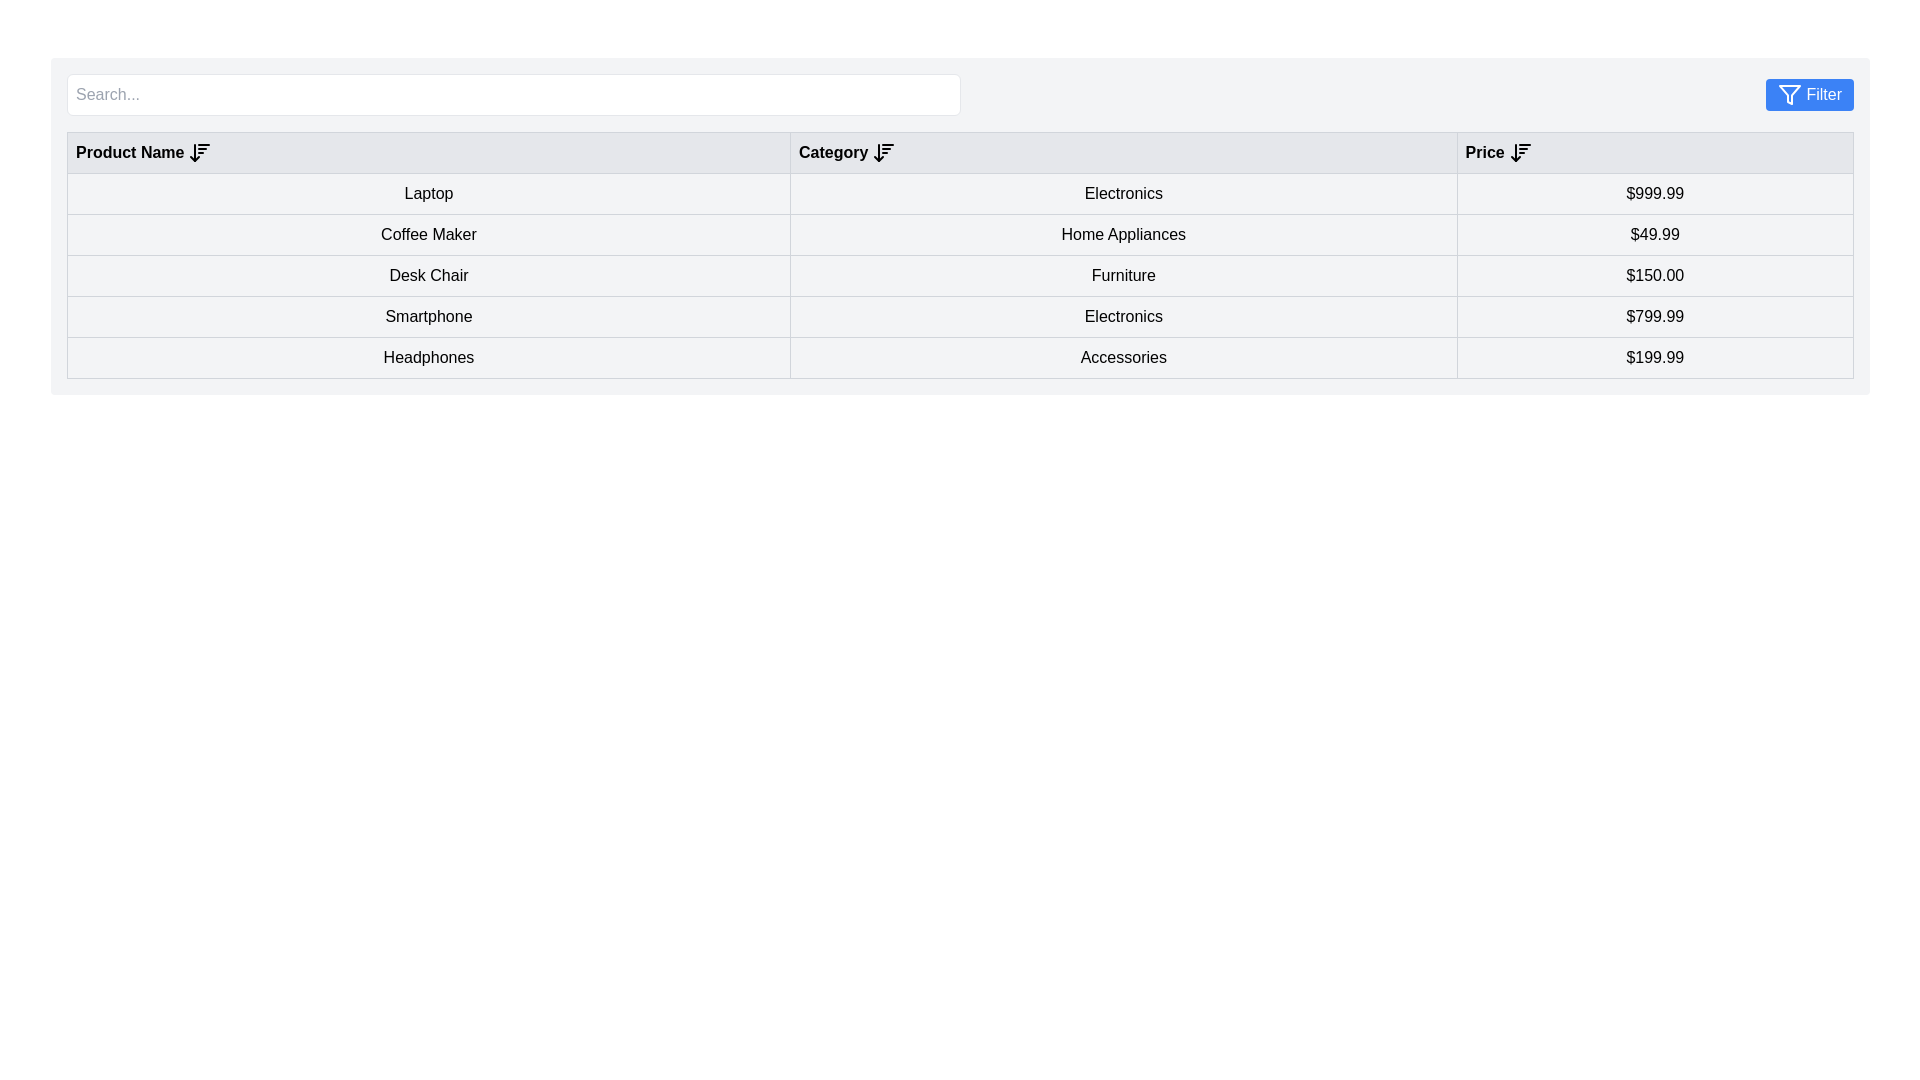 This screenshot has height=1080, width=1920. What do you see at coordinates (427, 357) in the screenshot?
I see `the static text label displaying 'Headphones' which is located in the last row of the table under the 'Product Name' column` at bounding box center [427, 357].